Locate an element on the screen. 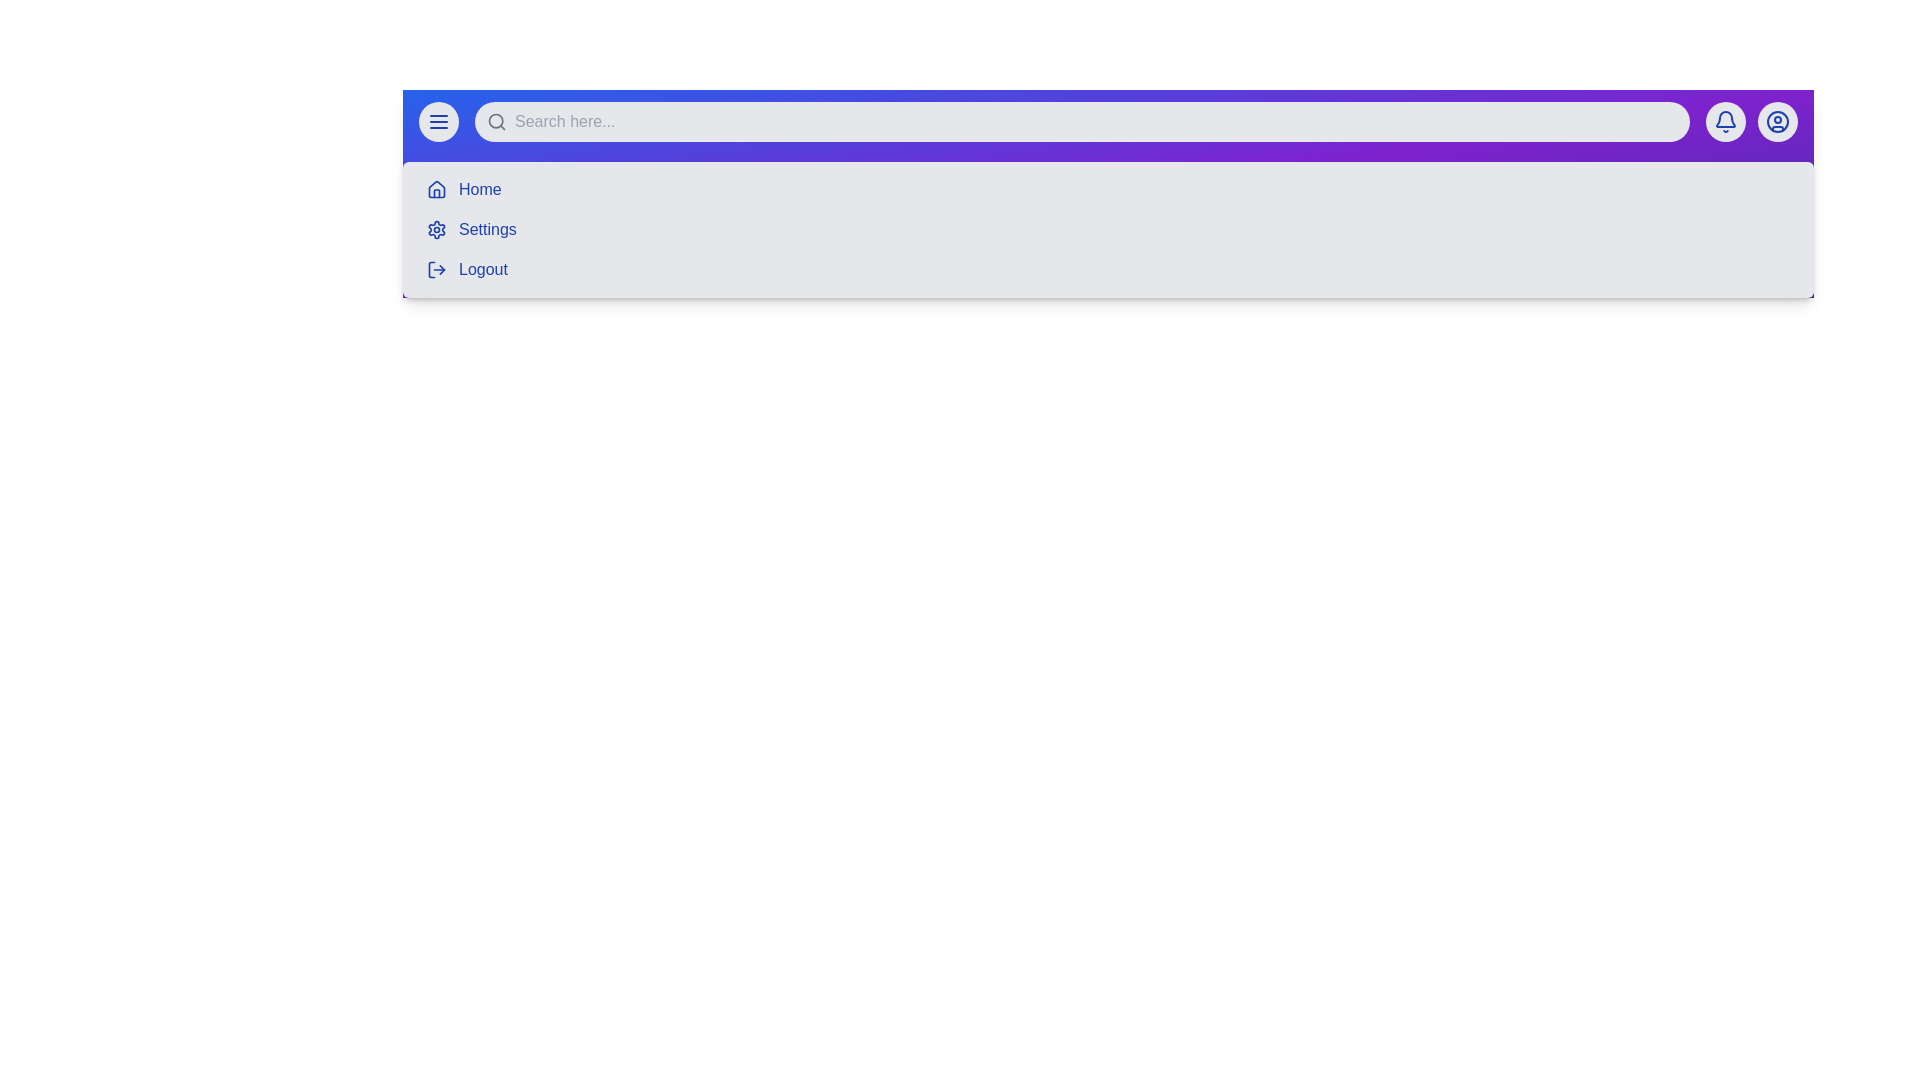 The width and height of the screenshot is (1920, 1080). the menu item Settings from the navigation bar is located at coordinates (488, 229).